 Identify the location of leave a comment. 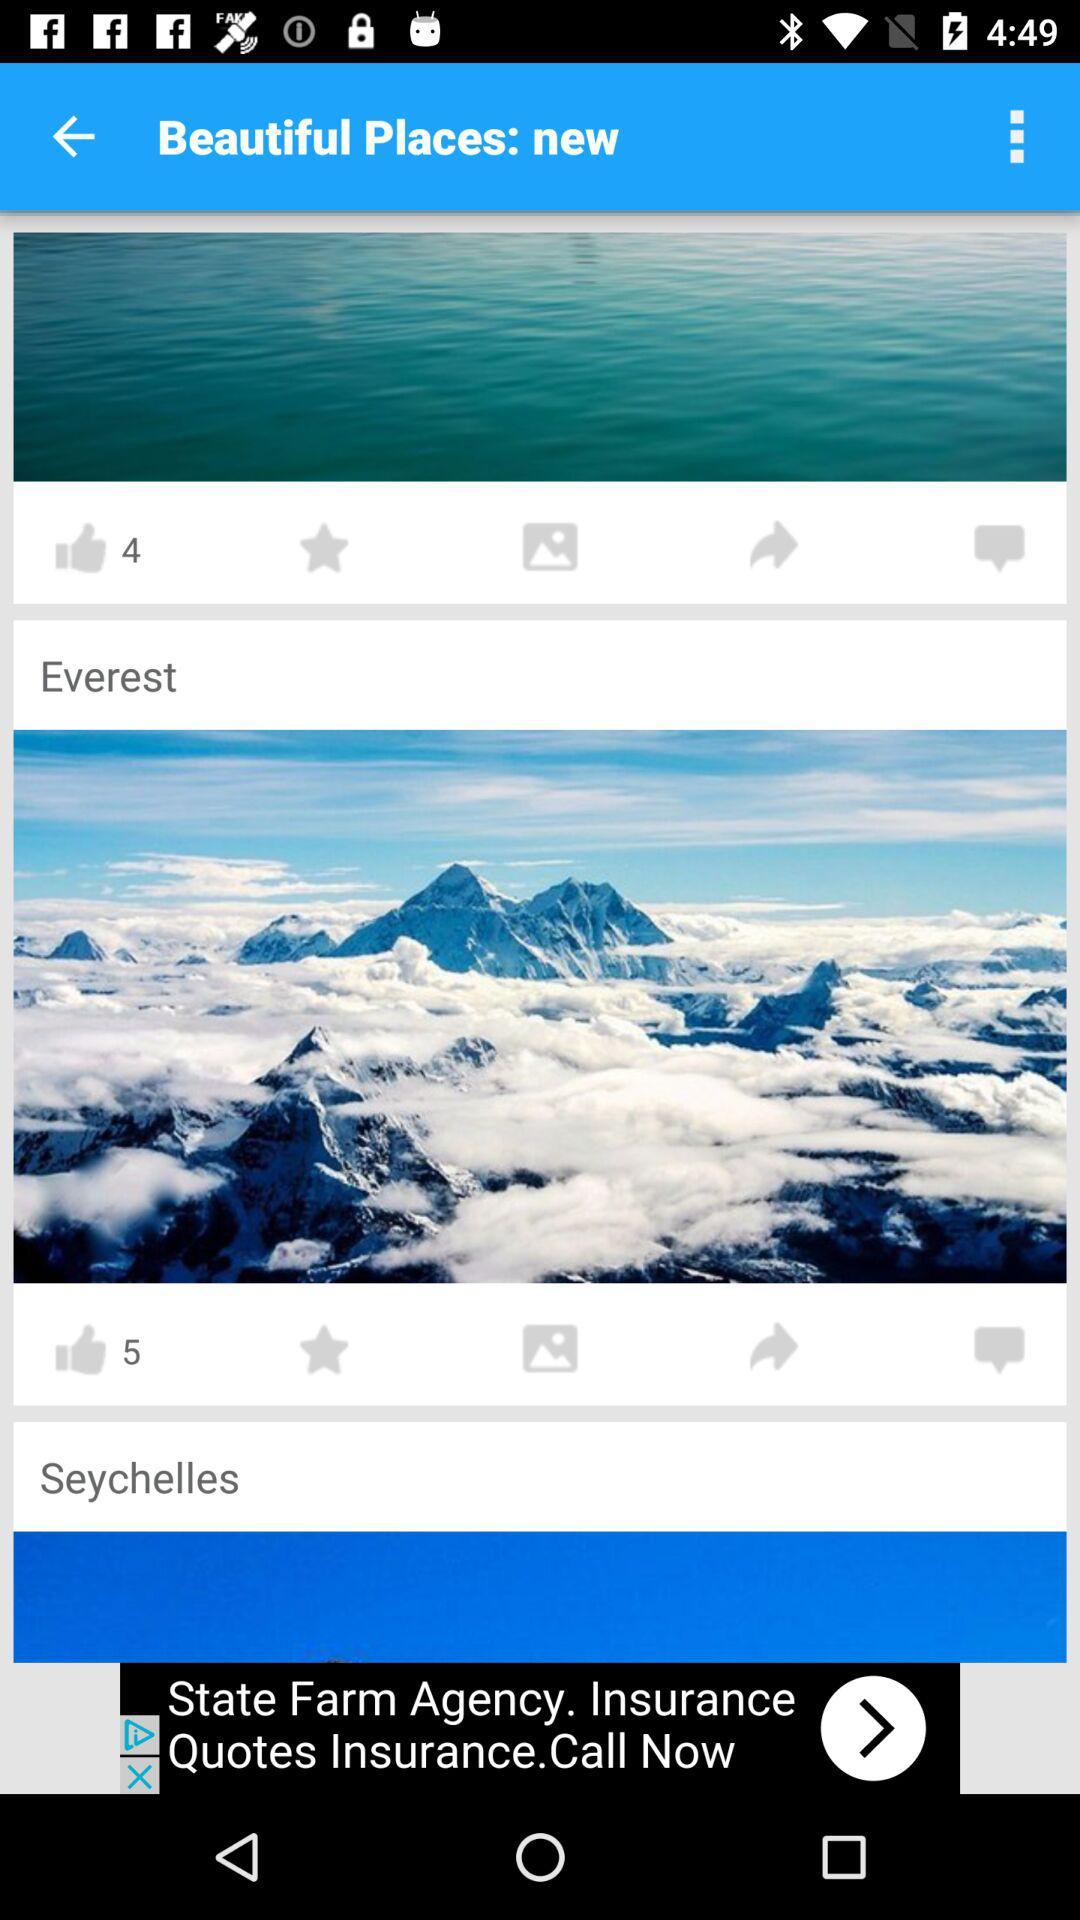
(999, 1349).